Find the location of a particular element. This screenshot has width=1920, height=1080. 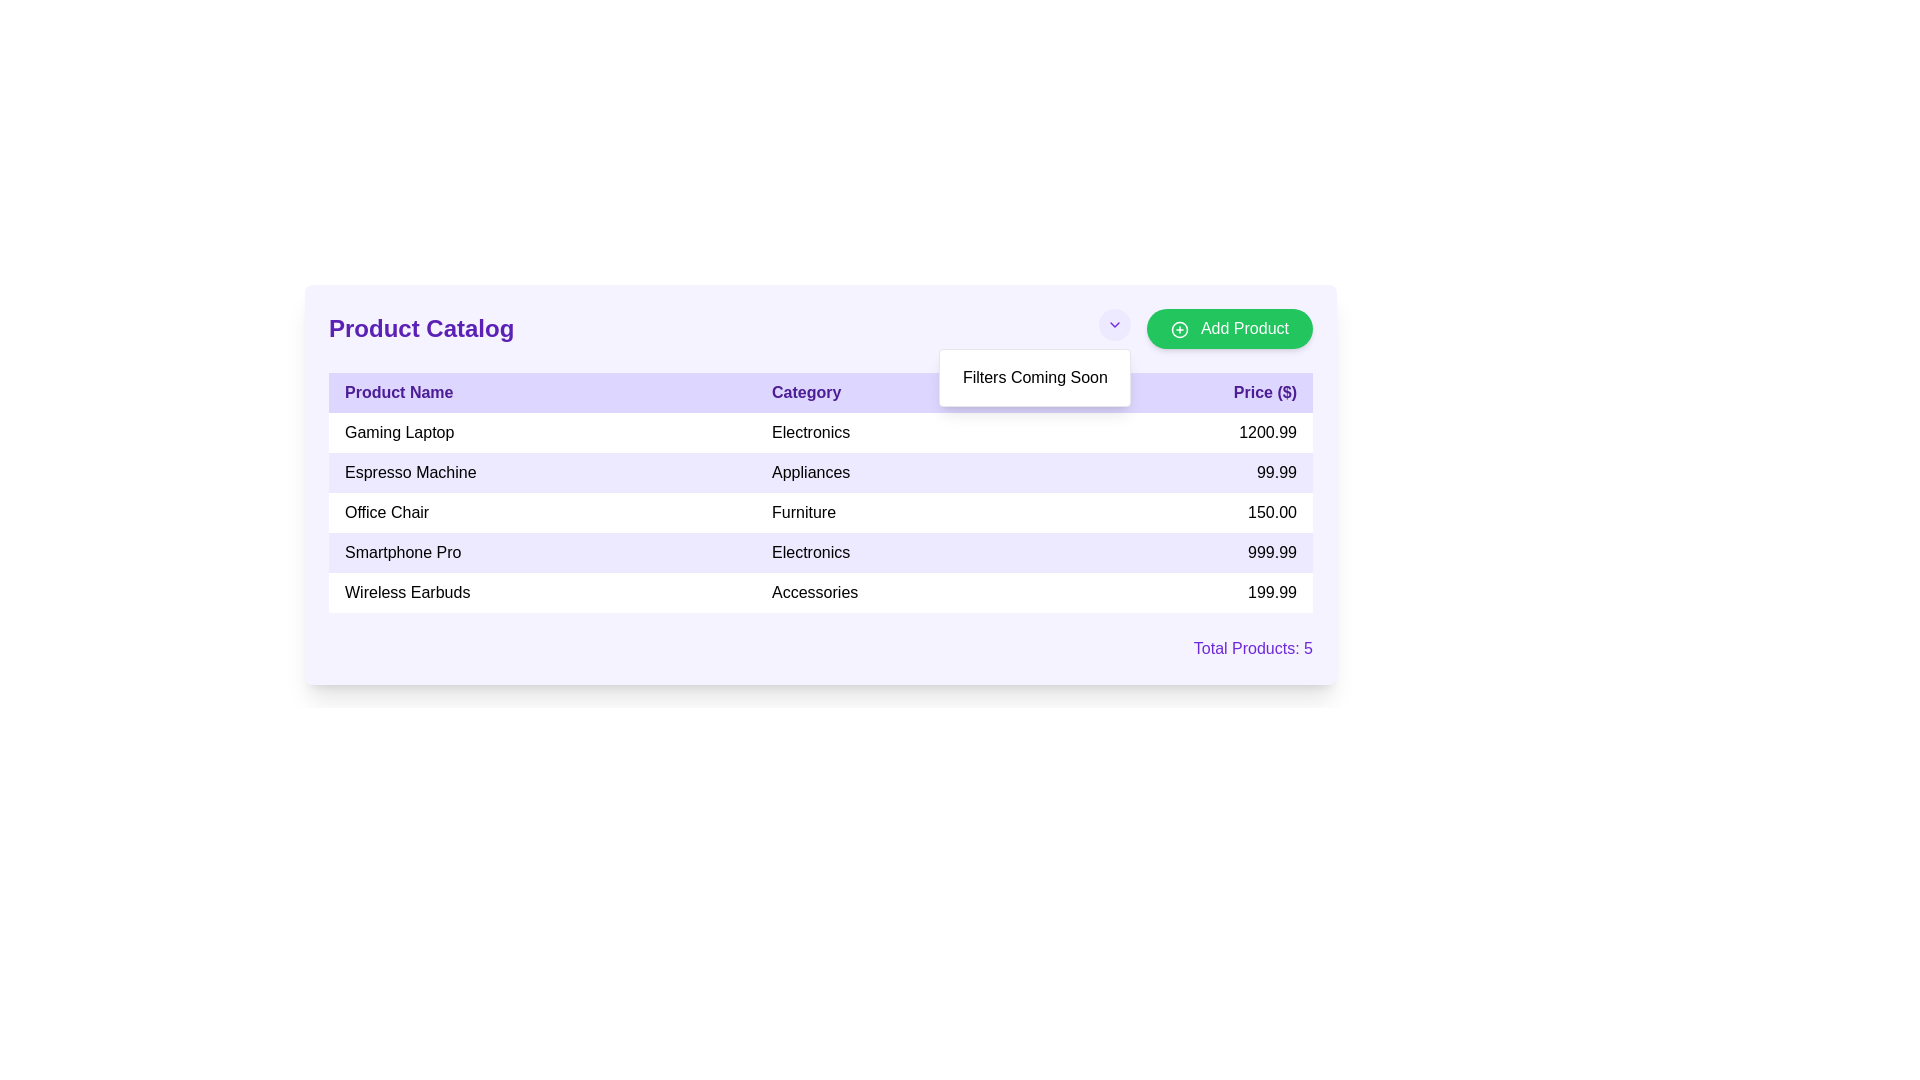

the downwards-pointing violet chevron icon is located at coordinates (1114, 323).